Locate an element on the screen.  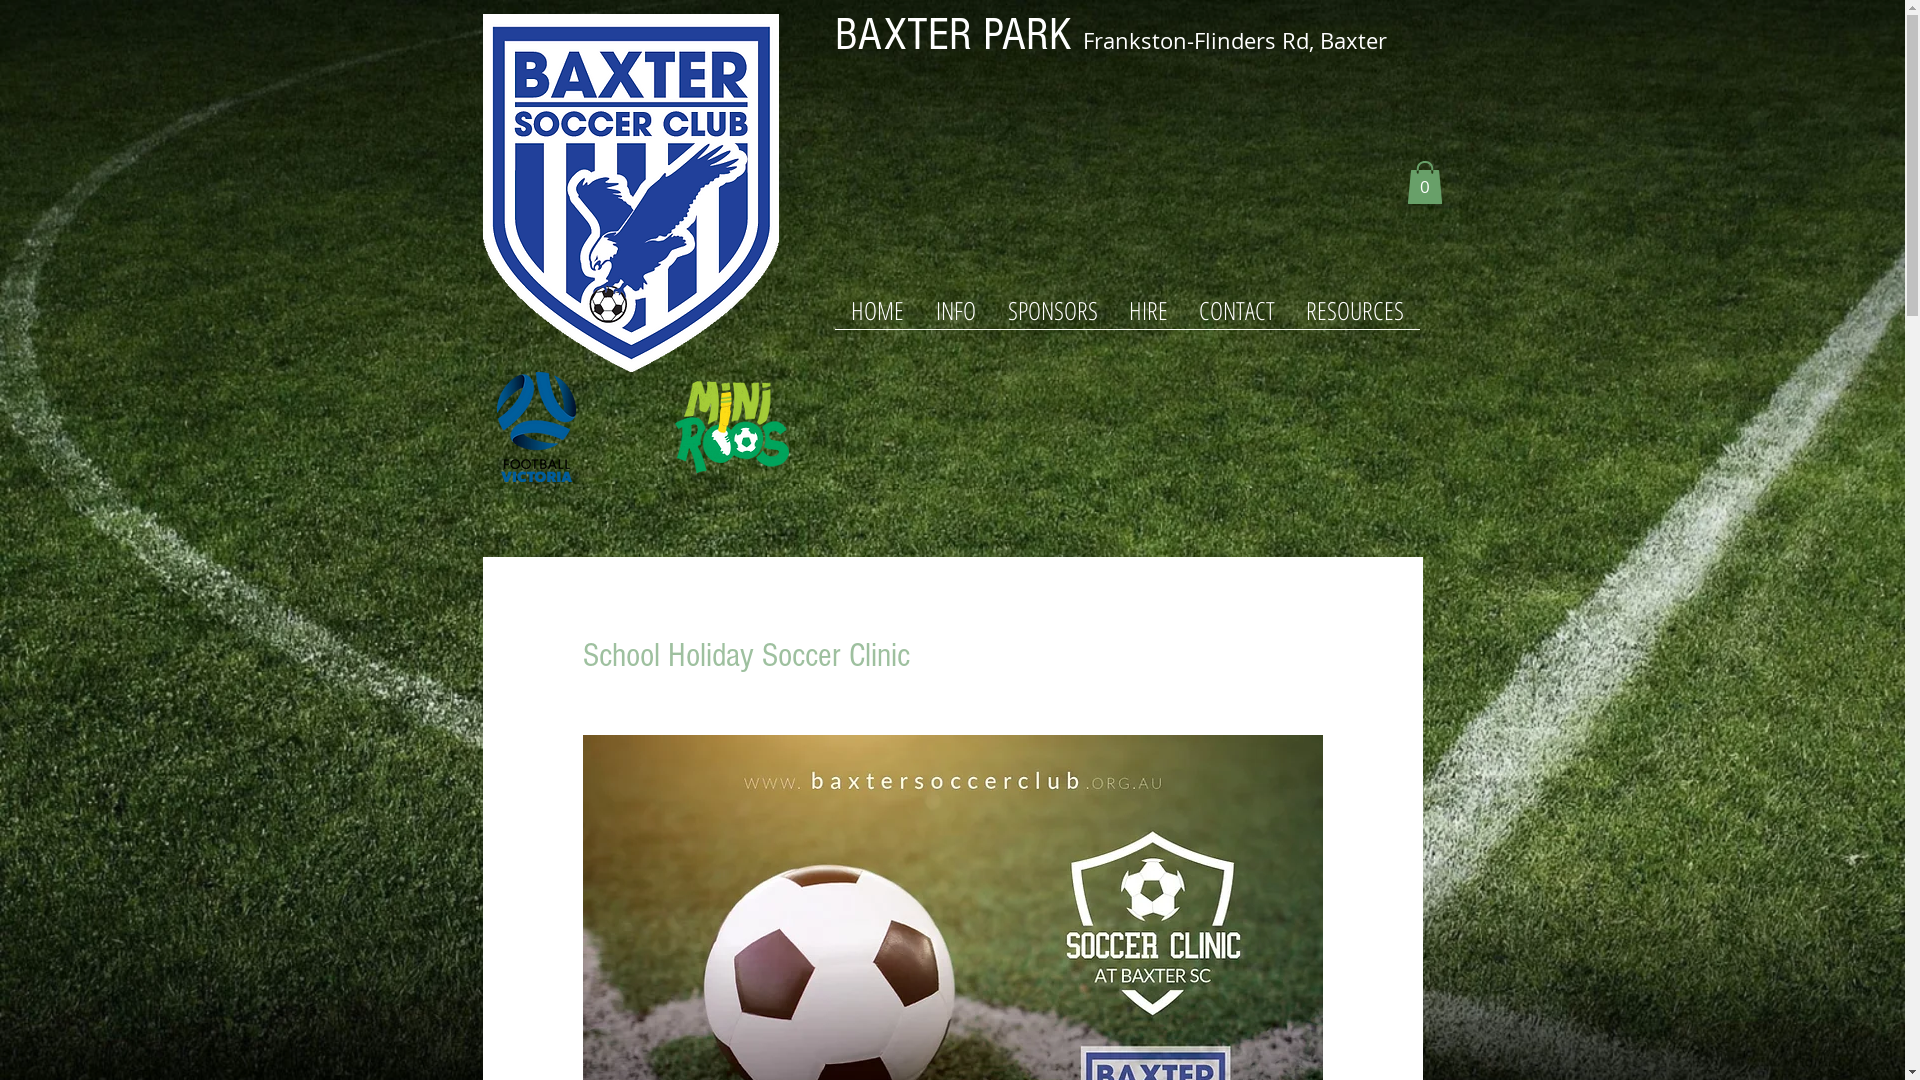
'RESOURCES' is located at coordinates (1354, 315).